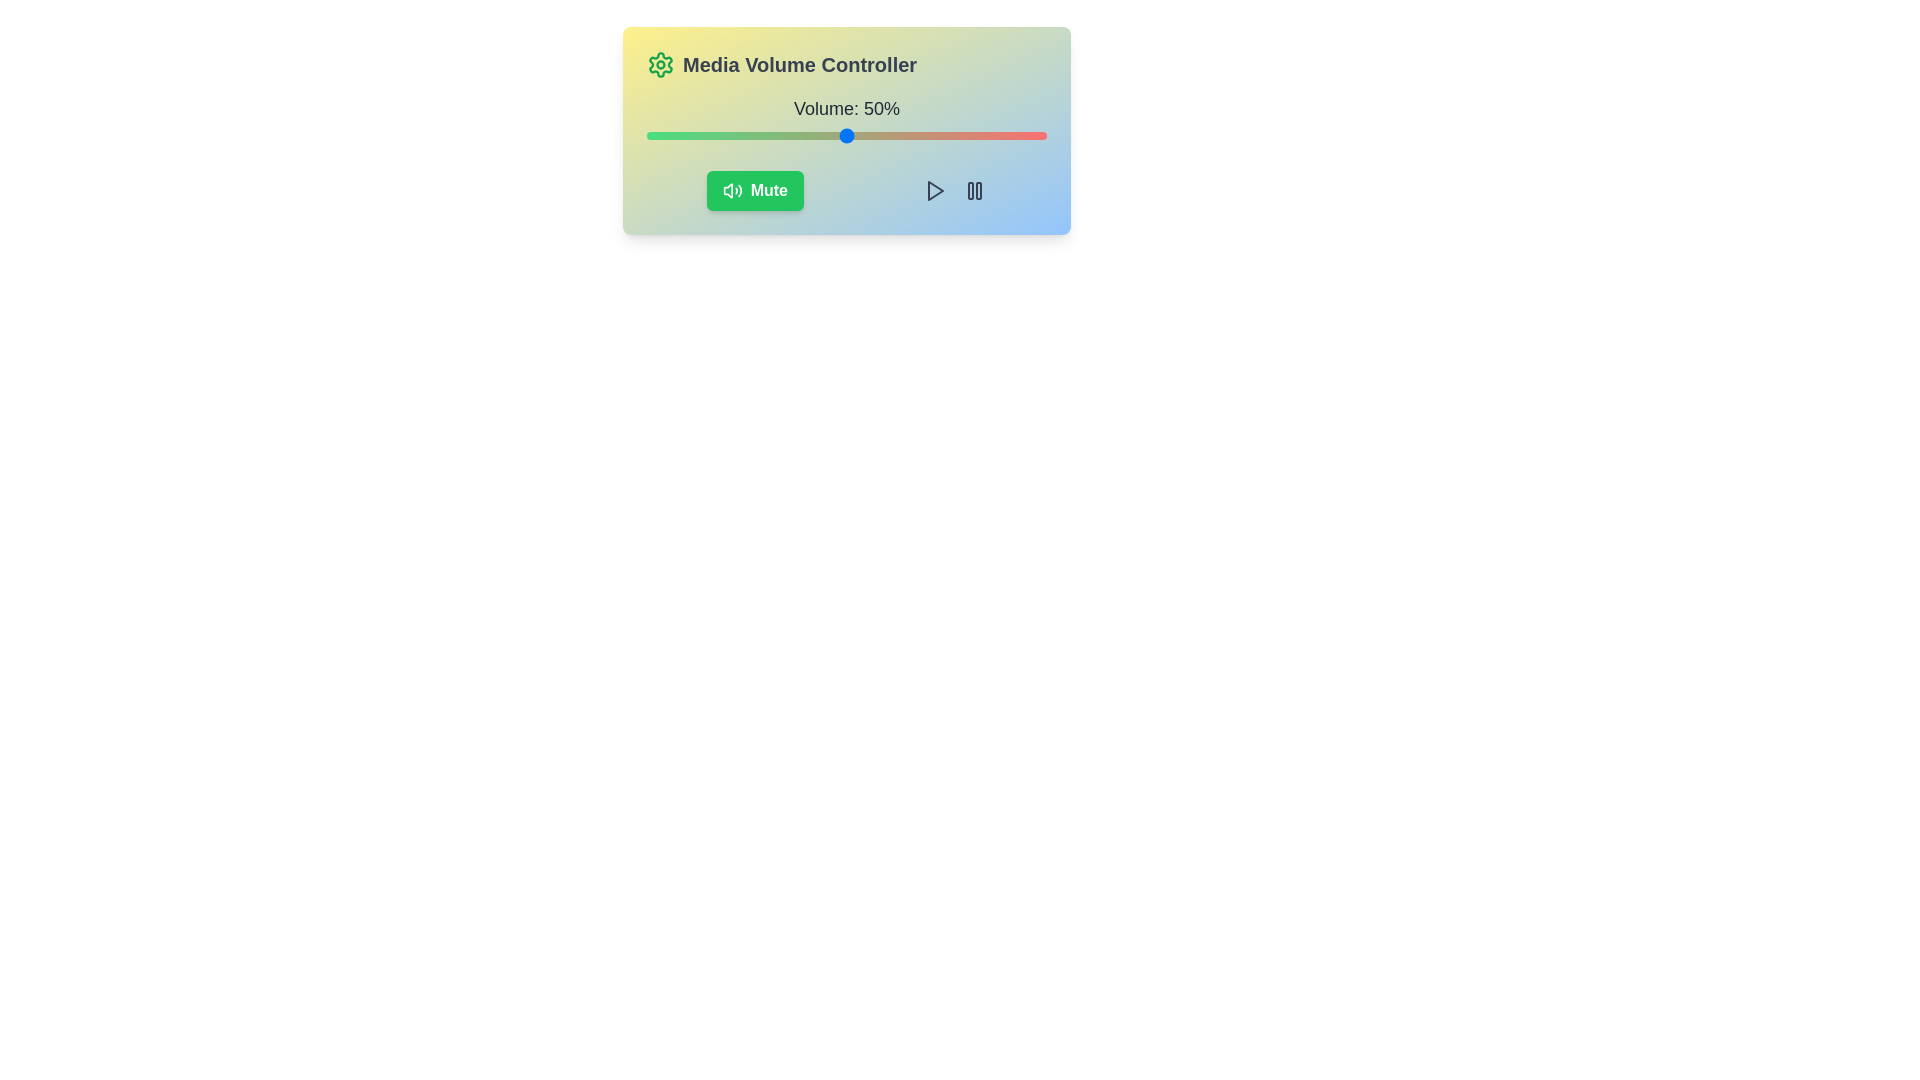  What do you see at coordinates (695, 135) in the screenshot?
I see `the volume slider to set the volume to 12%` at bounding box center [695, 135].